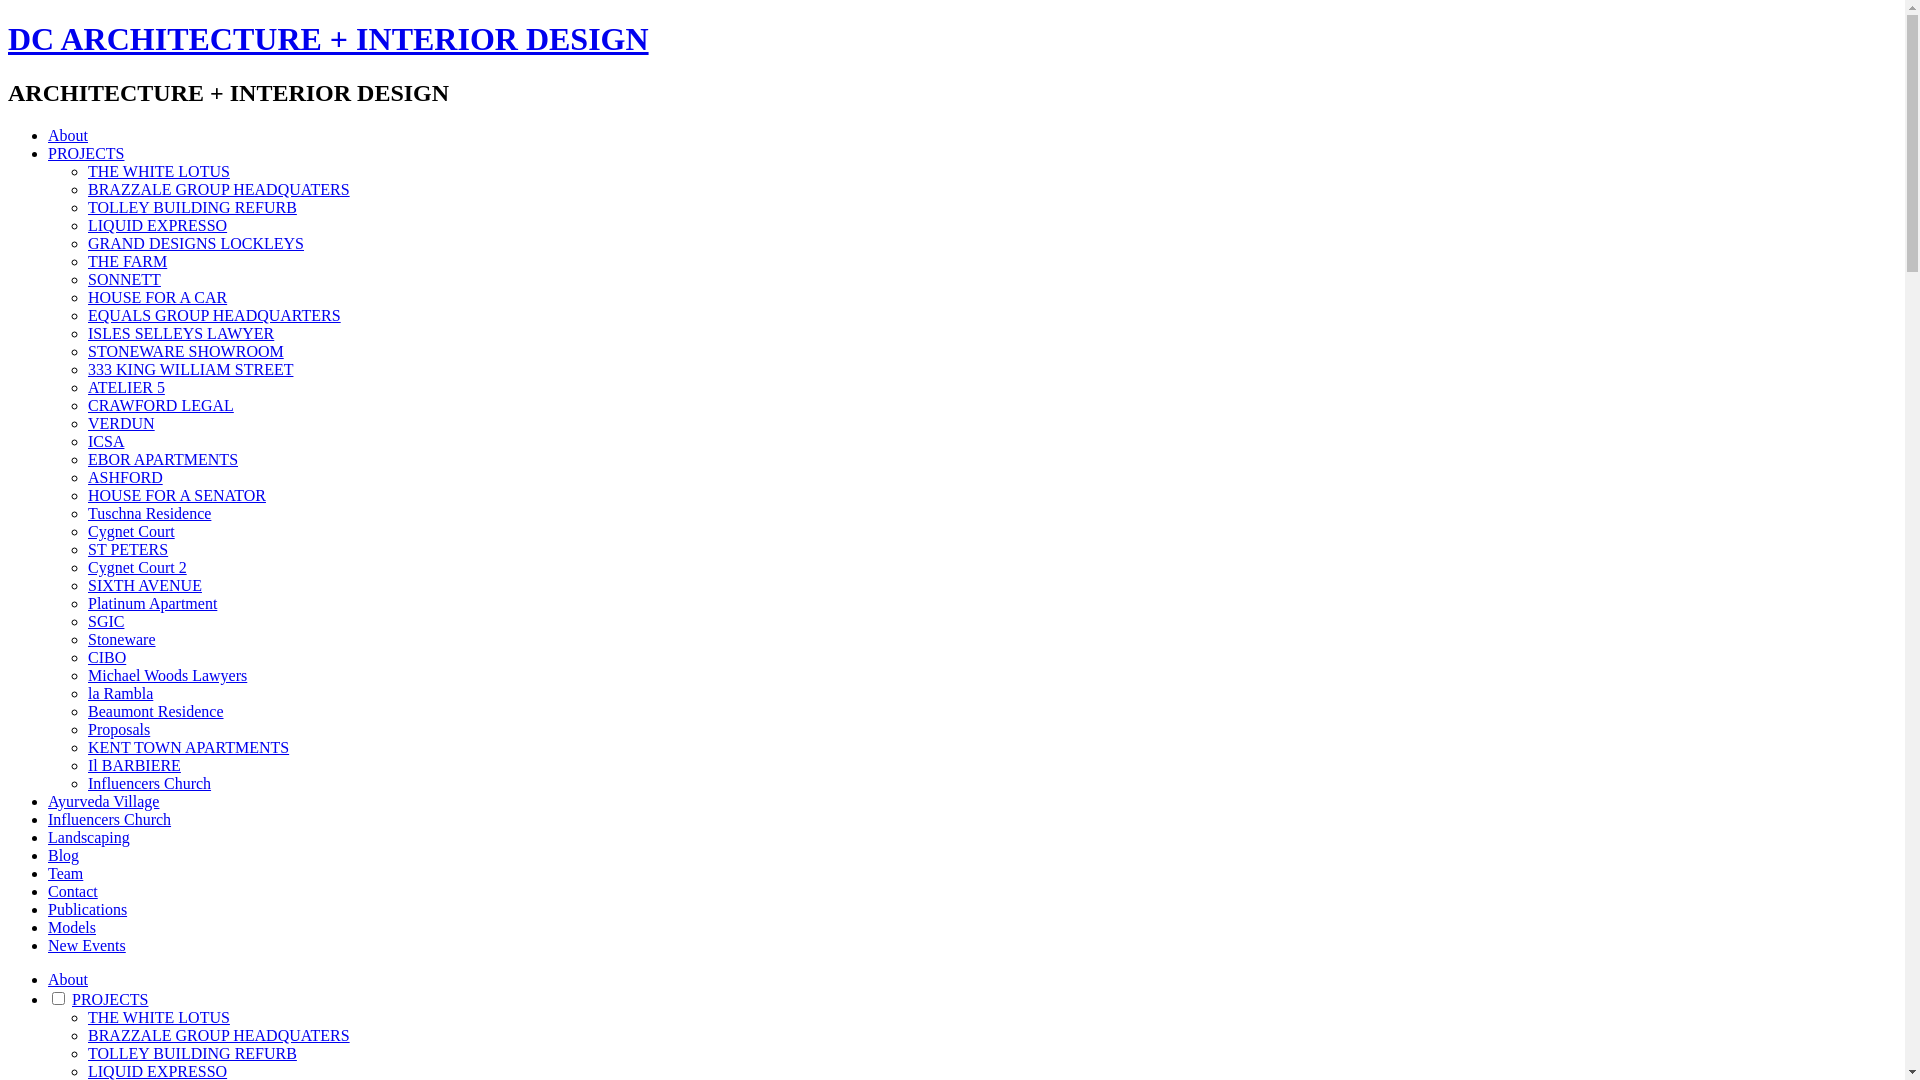  I want to click on 'Blog', so click(63, 855).